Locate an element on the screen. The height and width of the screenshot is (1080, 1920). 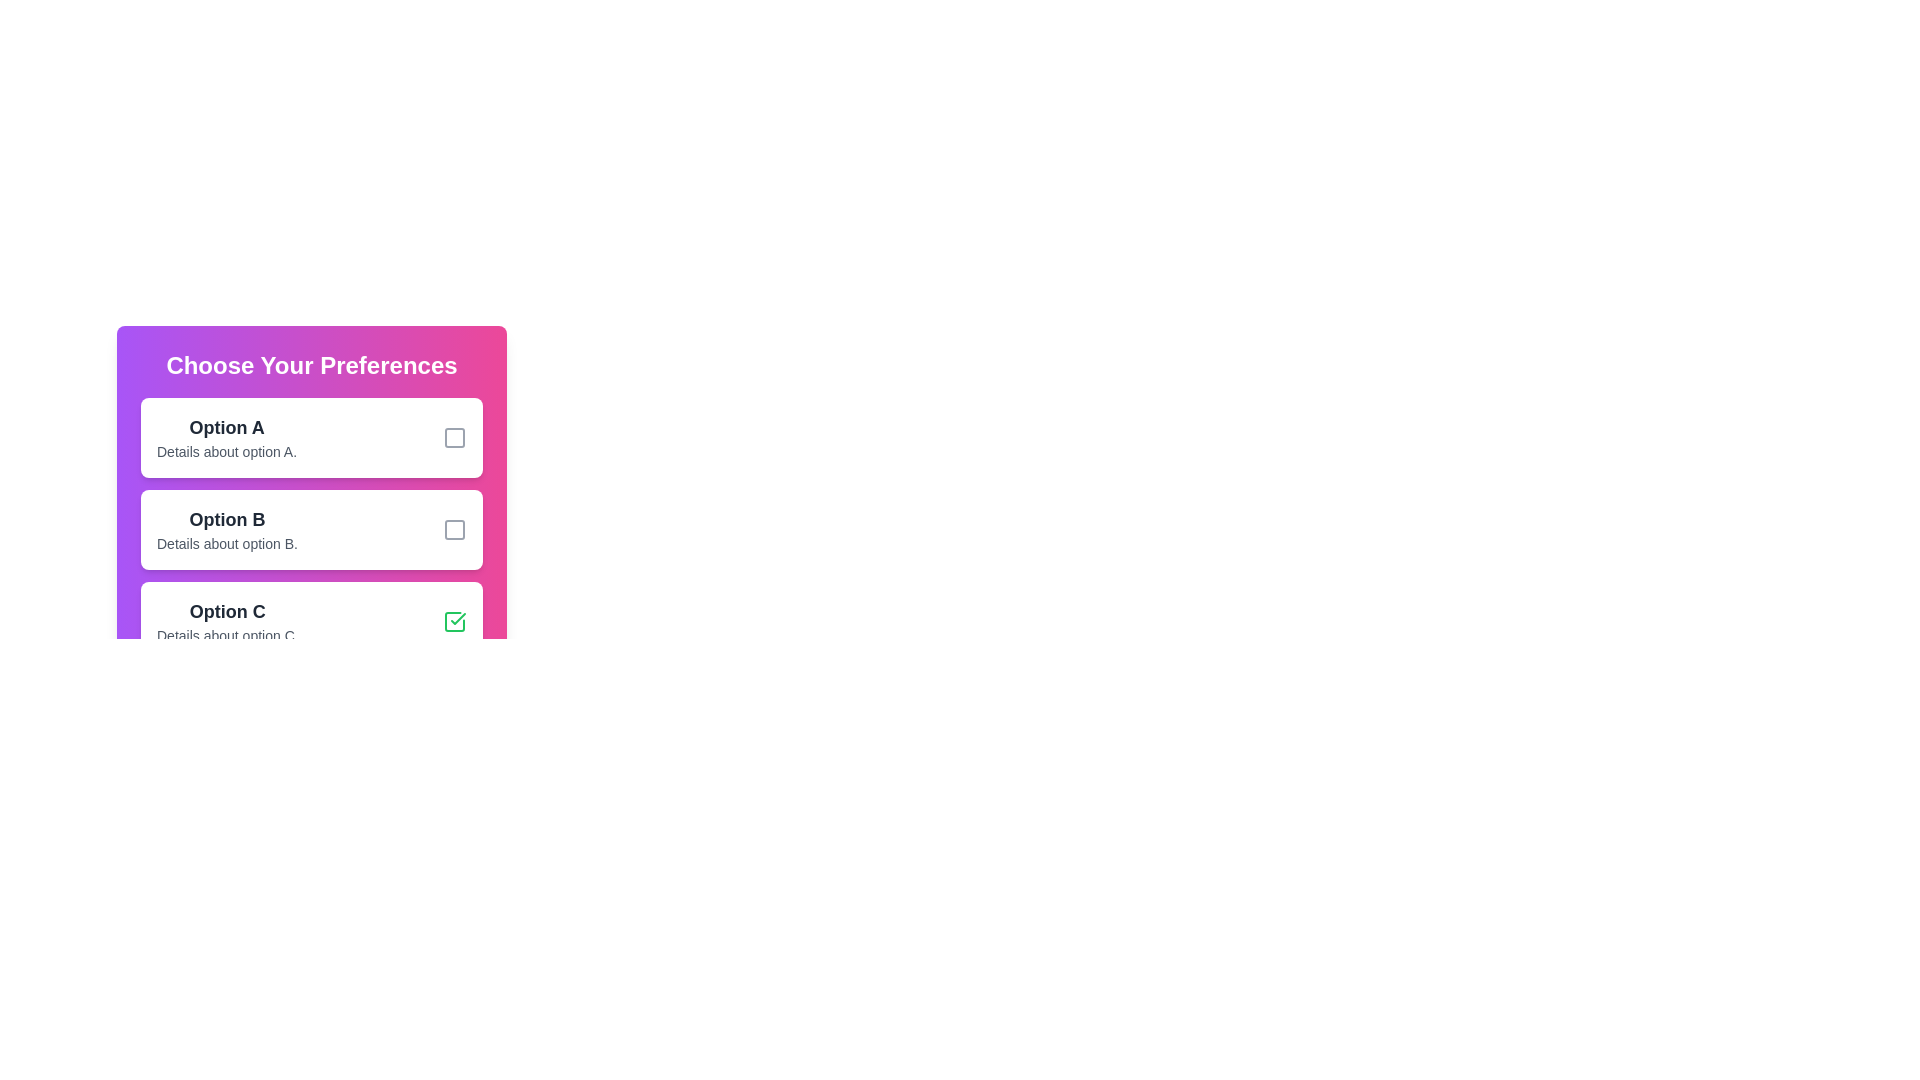
the checkbox located at the far-right edge of the 'Option B' card is located at coordinates (454, 528).